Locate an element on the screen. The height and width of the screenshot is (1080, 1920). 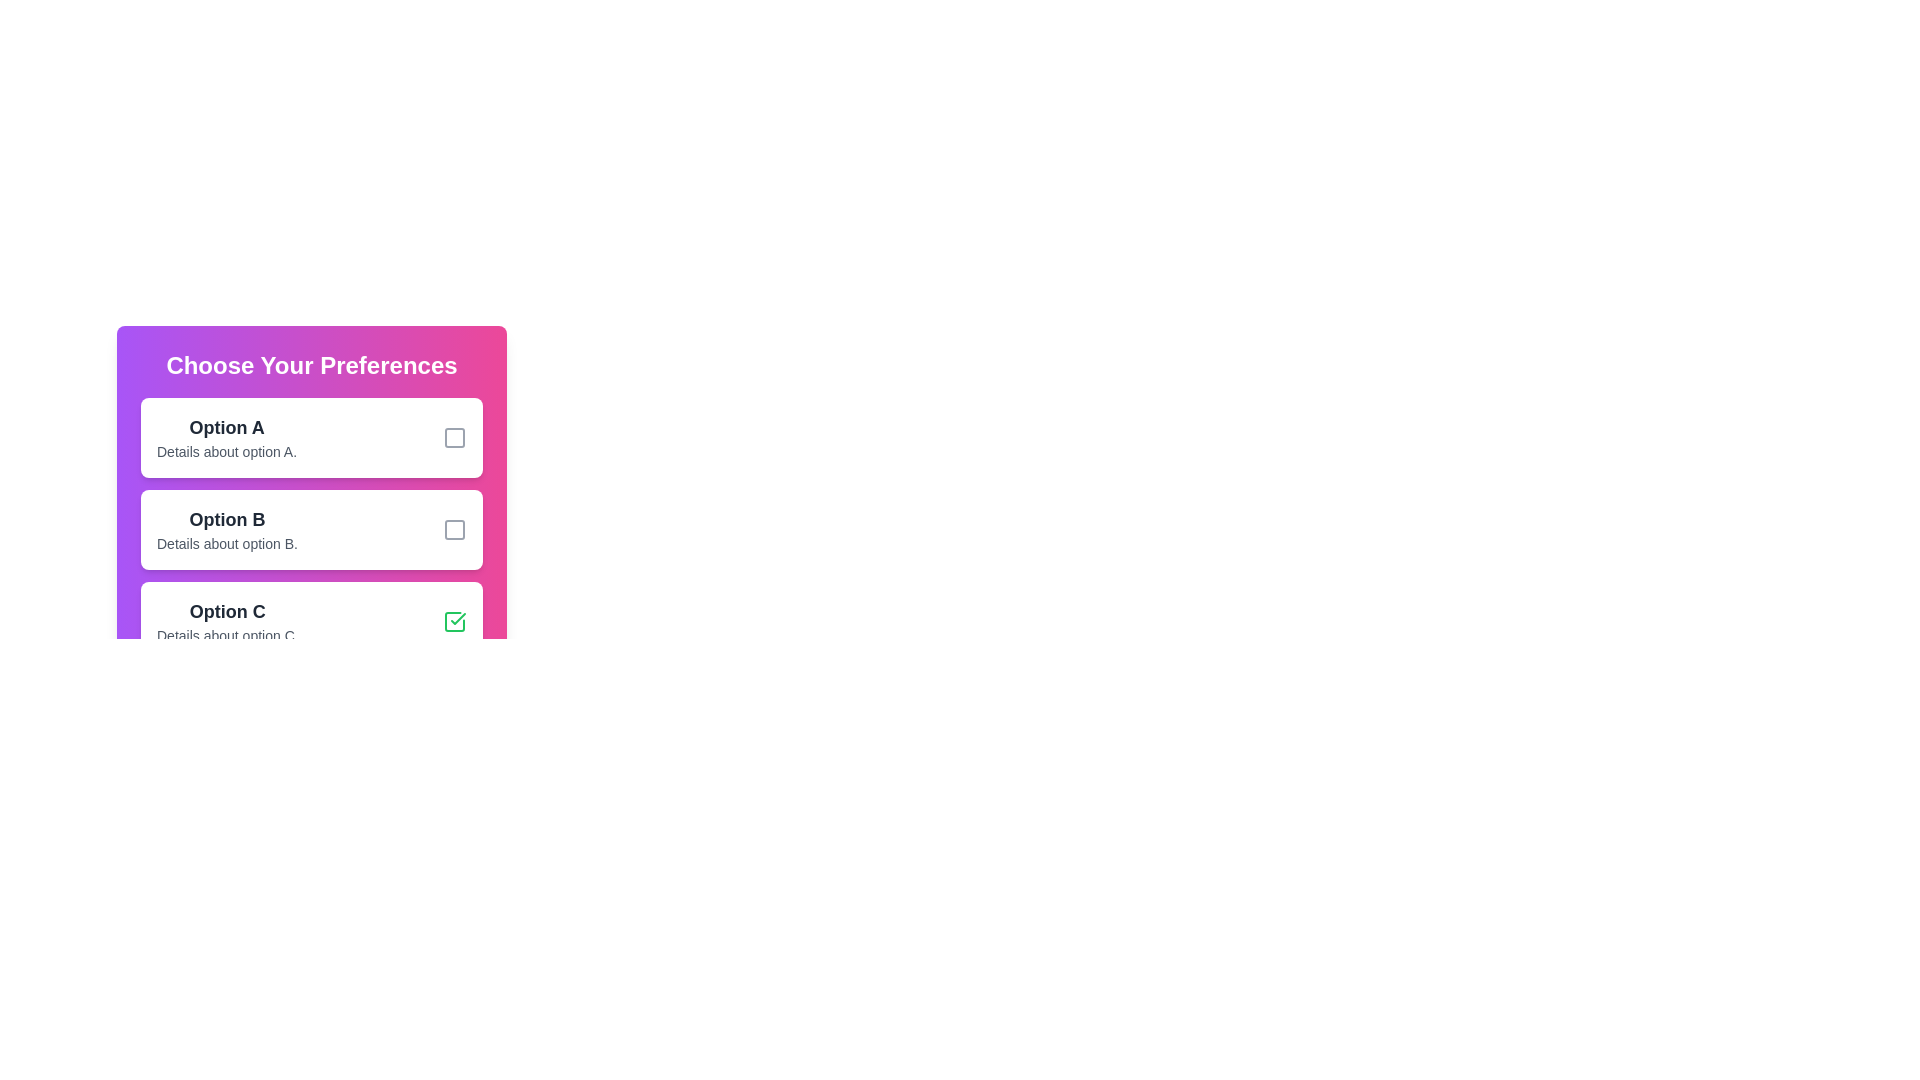
the checkbox located at the far-right edge of the 'Option B' card is located at coordinates (454, 528).